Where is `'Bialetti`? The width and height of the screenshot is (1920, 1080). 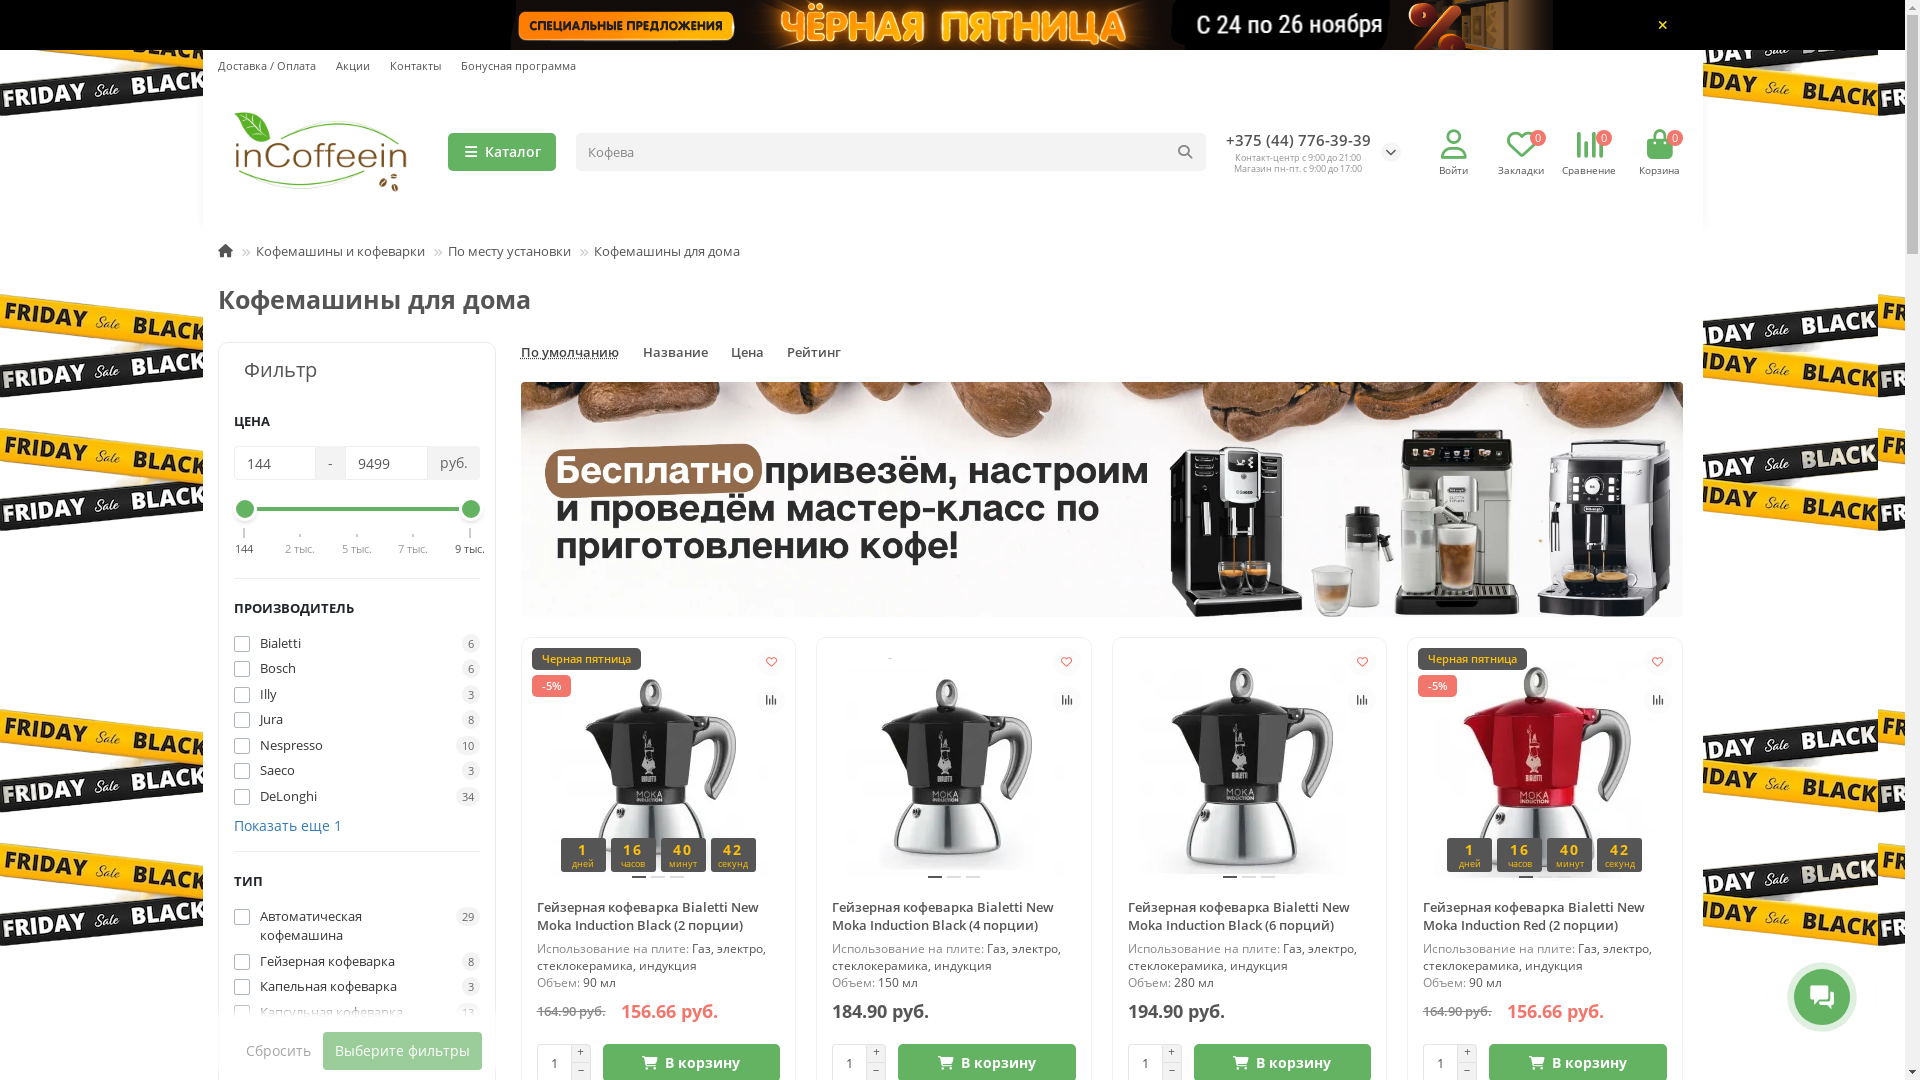
'Bialetti is located at coordinates (356, 644).